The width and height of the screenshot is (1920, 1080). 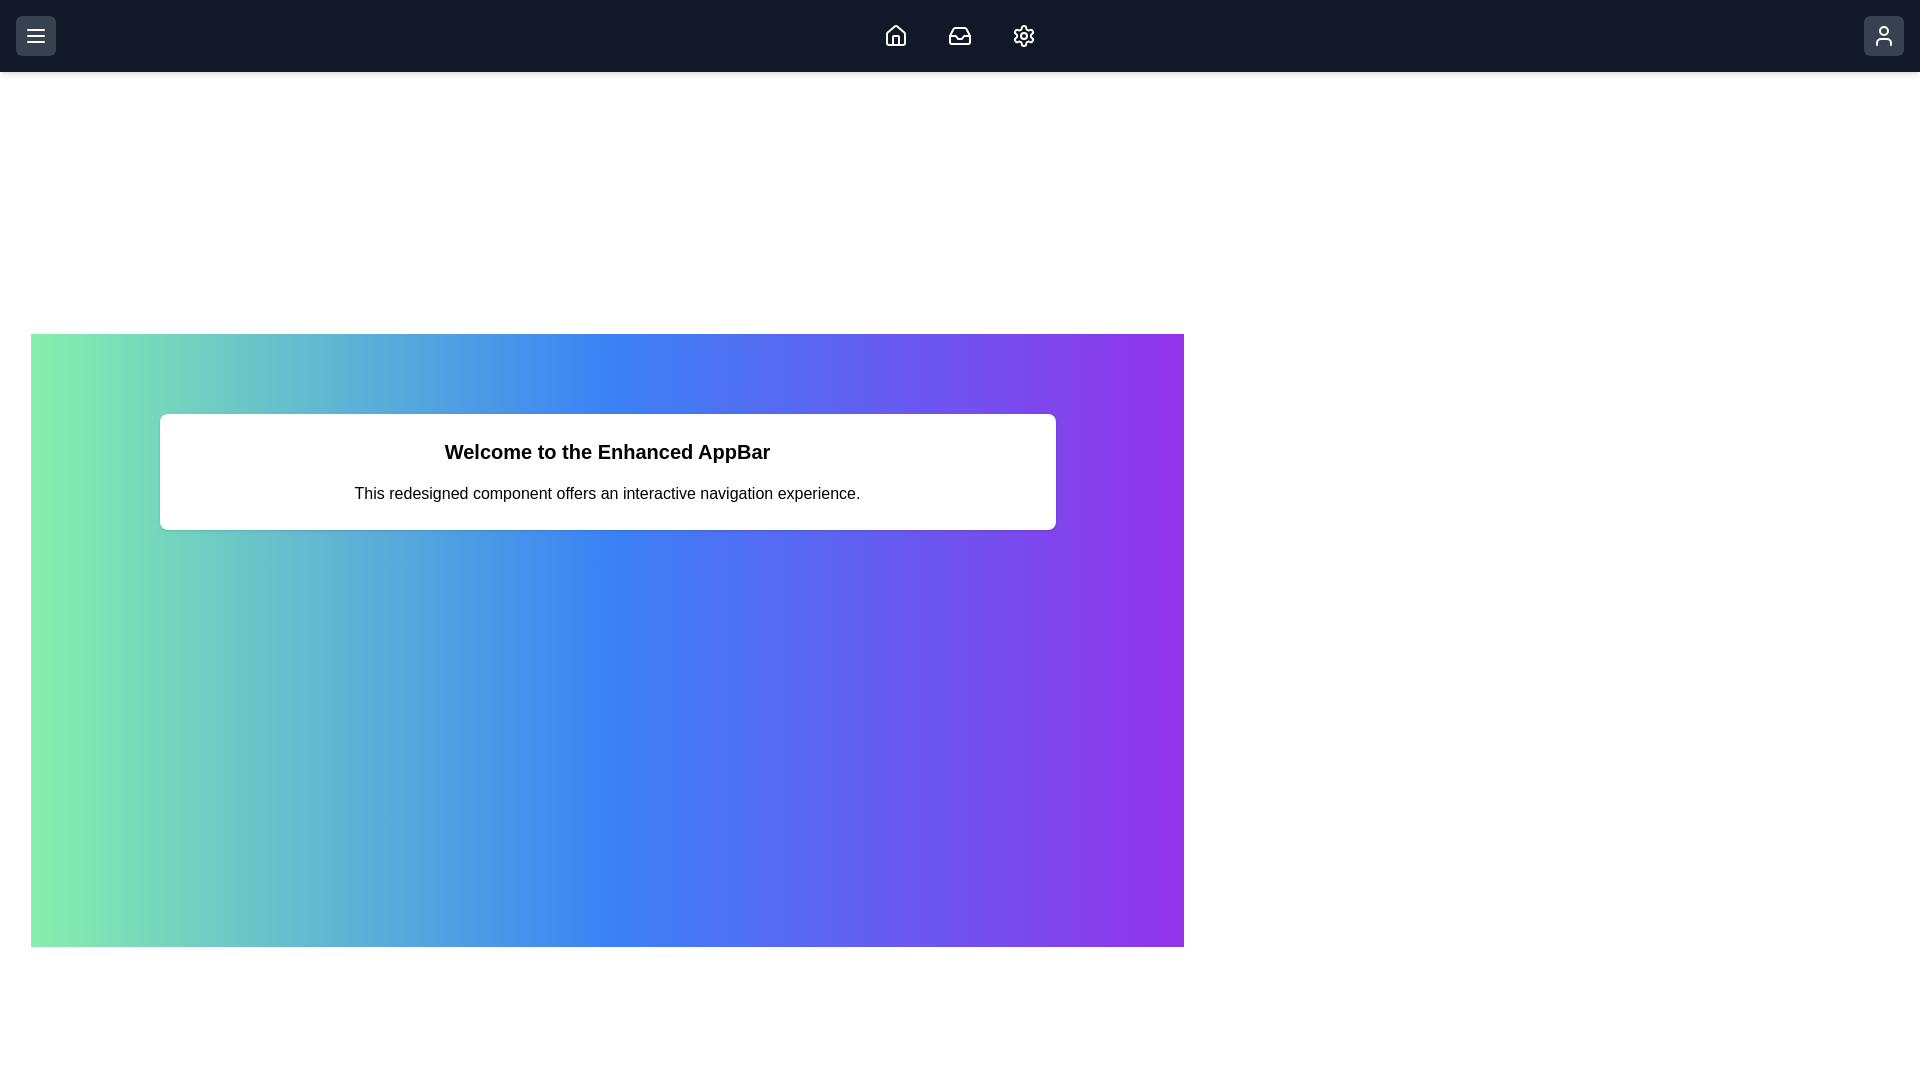 What do you see at coordinates (960, 35) in the screenshot?
I see `the Inbox icon to view messages` at bounding box center [960, 35].